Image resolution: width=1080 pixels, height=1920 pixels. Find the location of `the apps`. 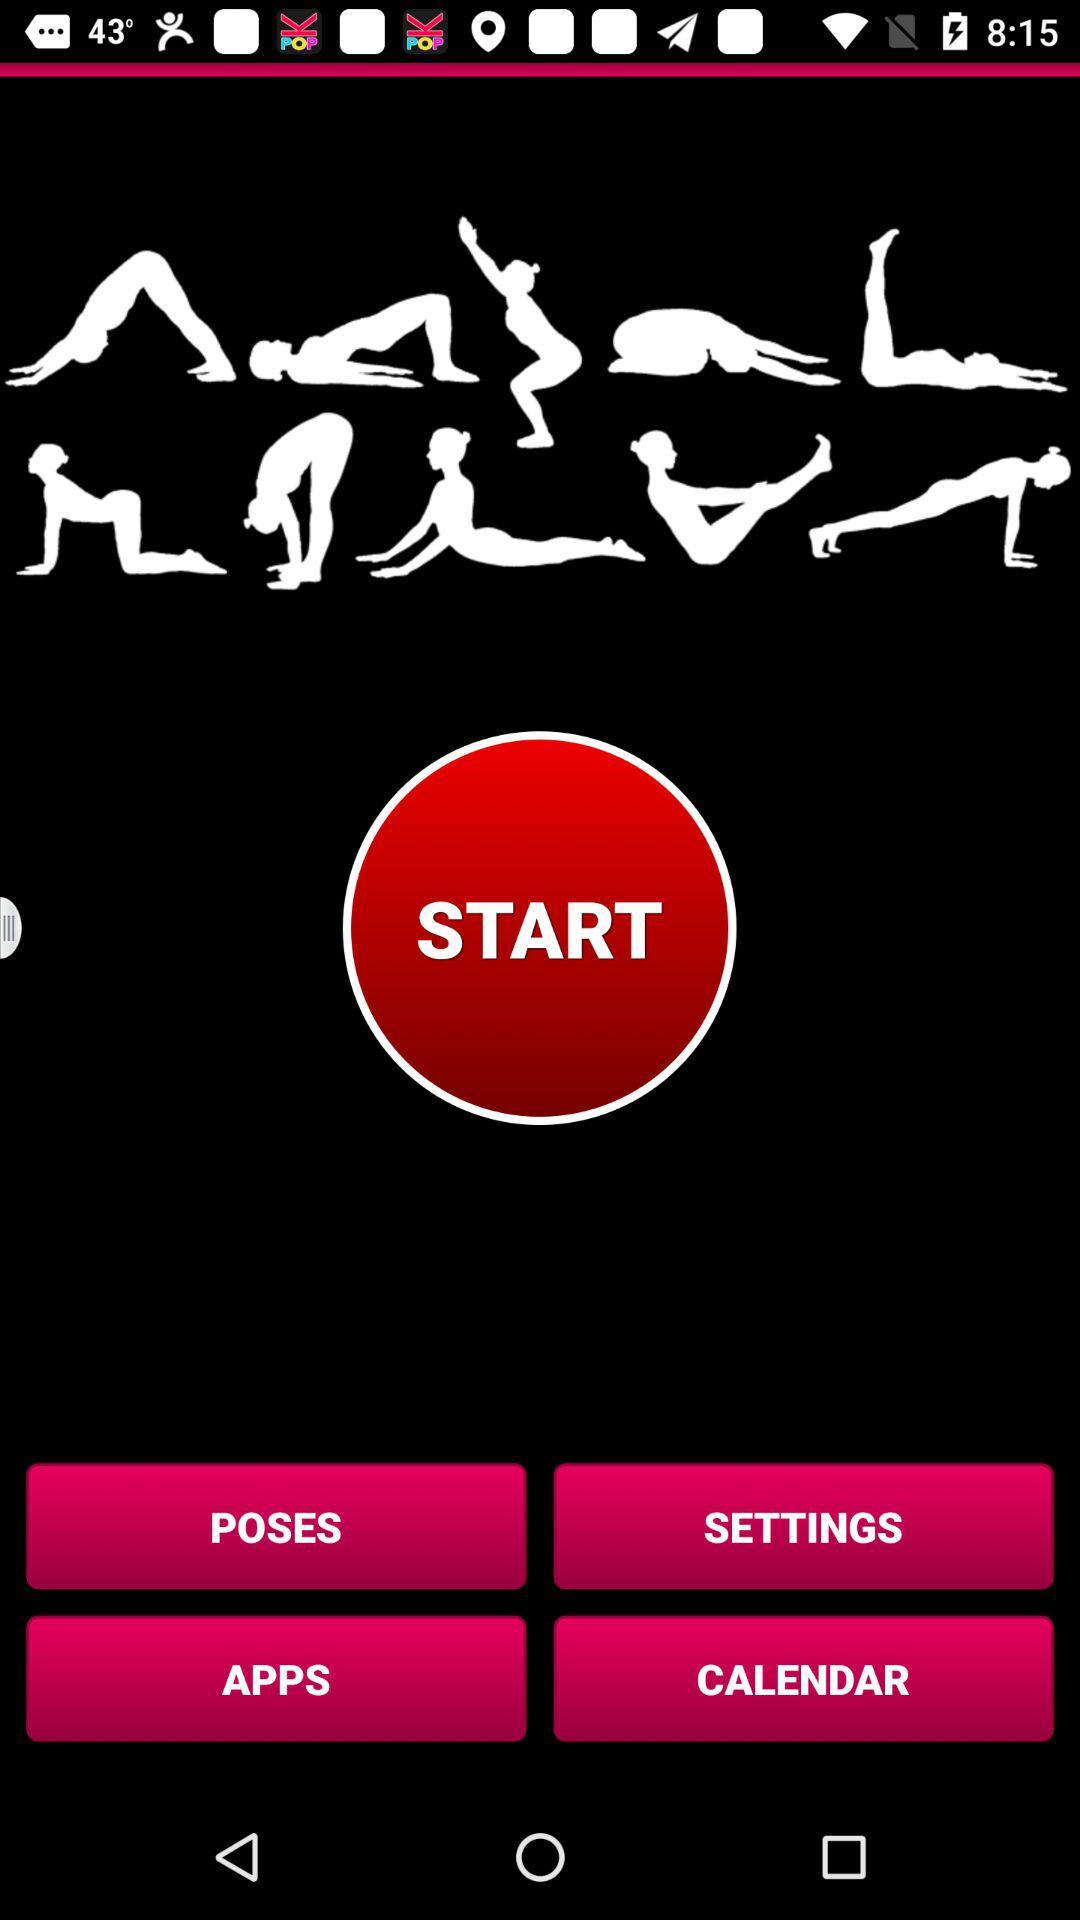

the apps is located at coordinates (276, 1678).